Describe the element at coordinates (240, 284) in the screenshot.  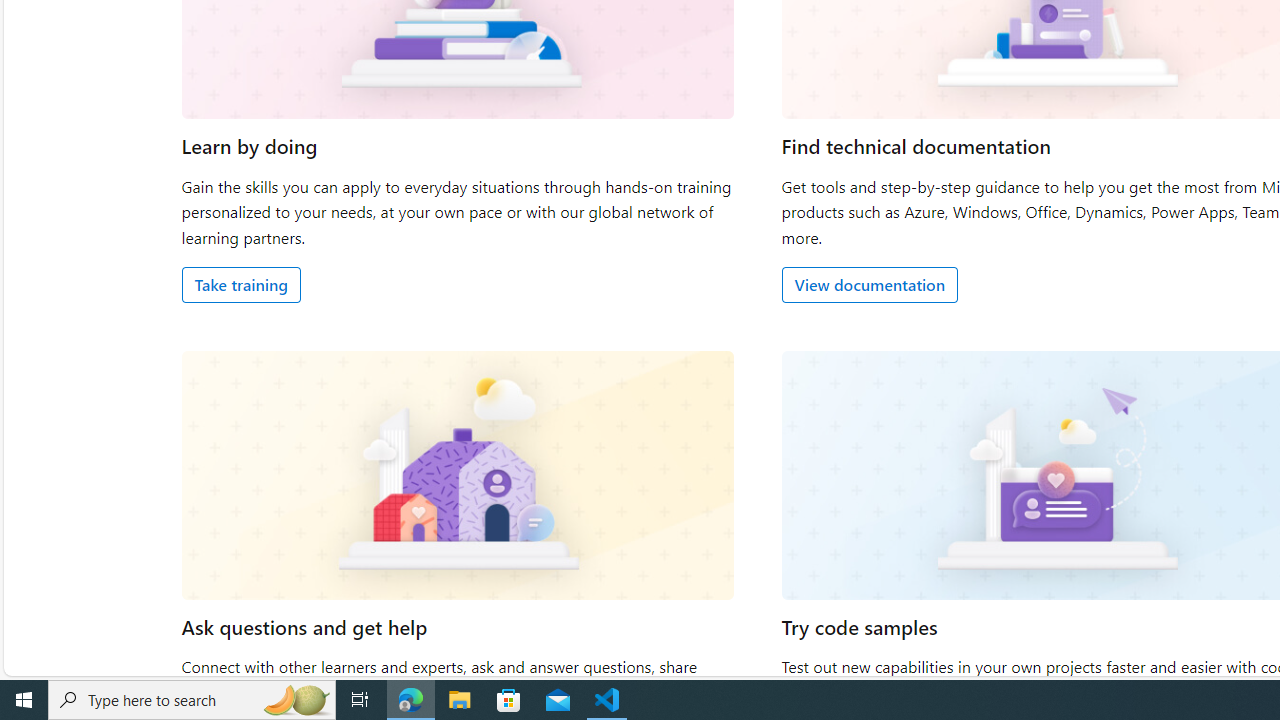
I see `'Take training'` at that location.